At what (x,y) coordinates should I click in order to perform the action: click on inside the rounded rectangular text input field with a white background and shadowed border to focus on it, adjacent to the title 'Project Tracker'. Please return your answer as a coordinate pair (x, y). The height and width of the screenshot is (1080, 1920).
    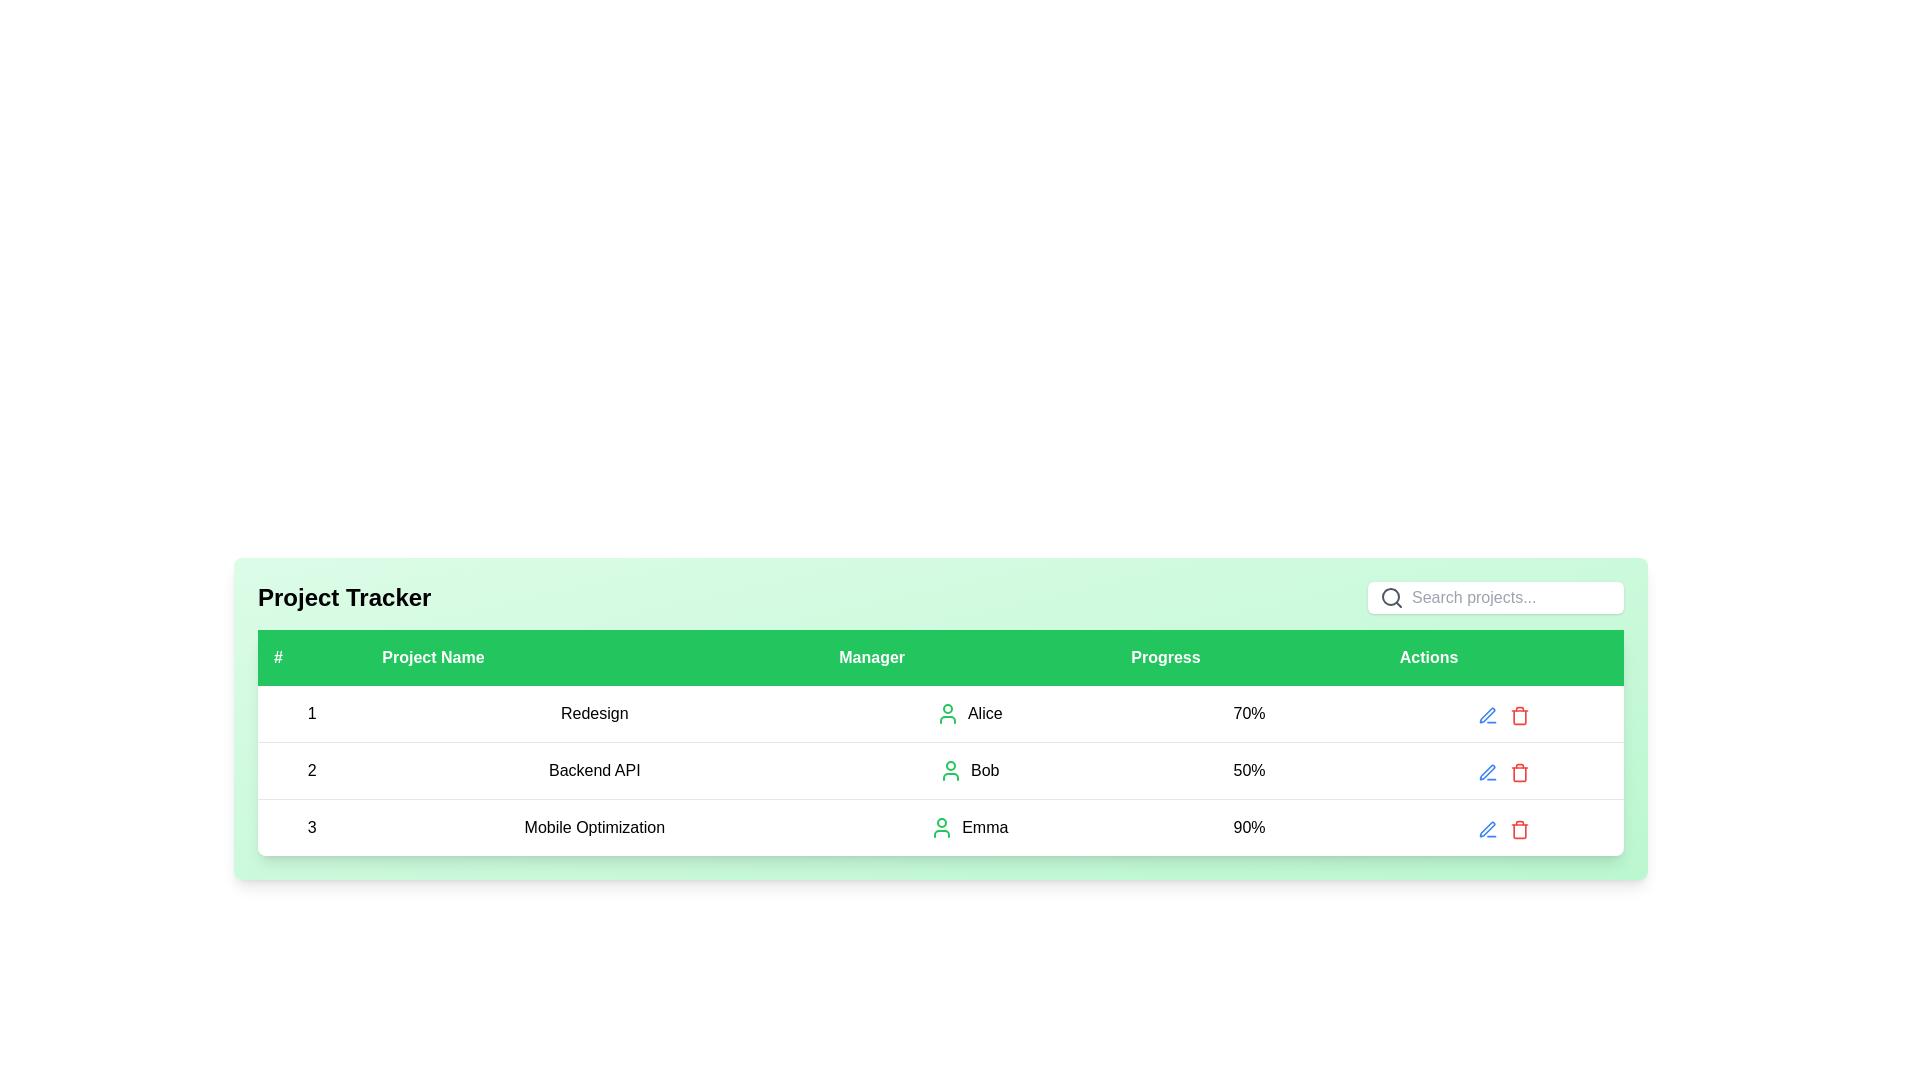
    Looking at the image, I should click on (1496, 596).